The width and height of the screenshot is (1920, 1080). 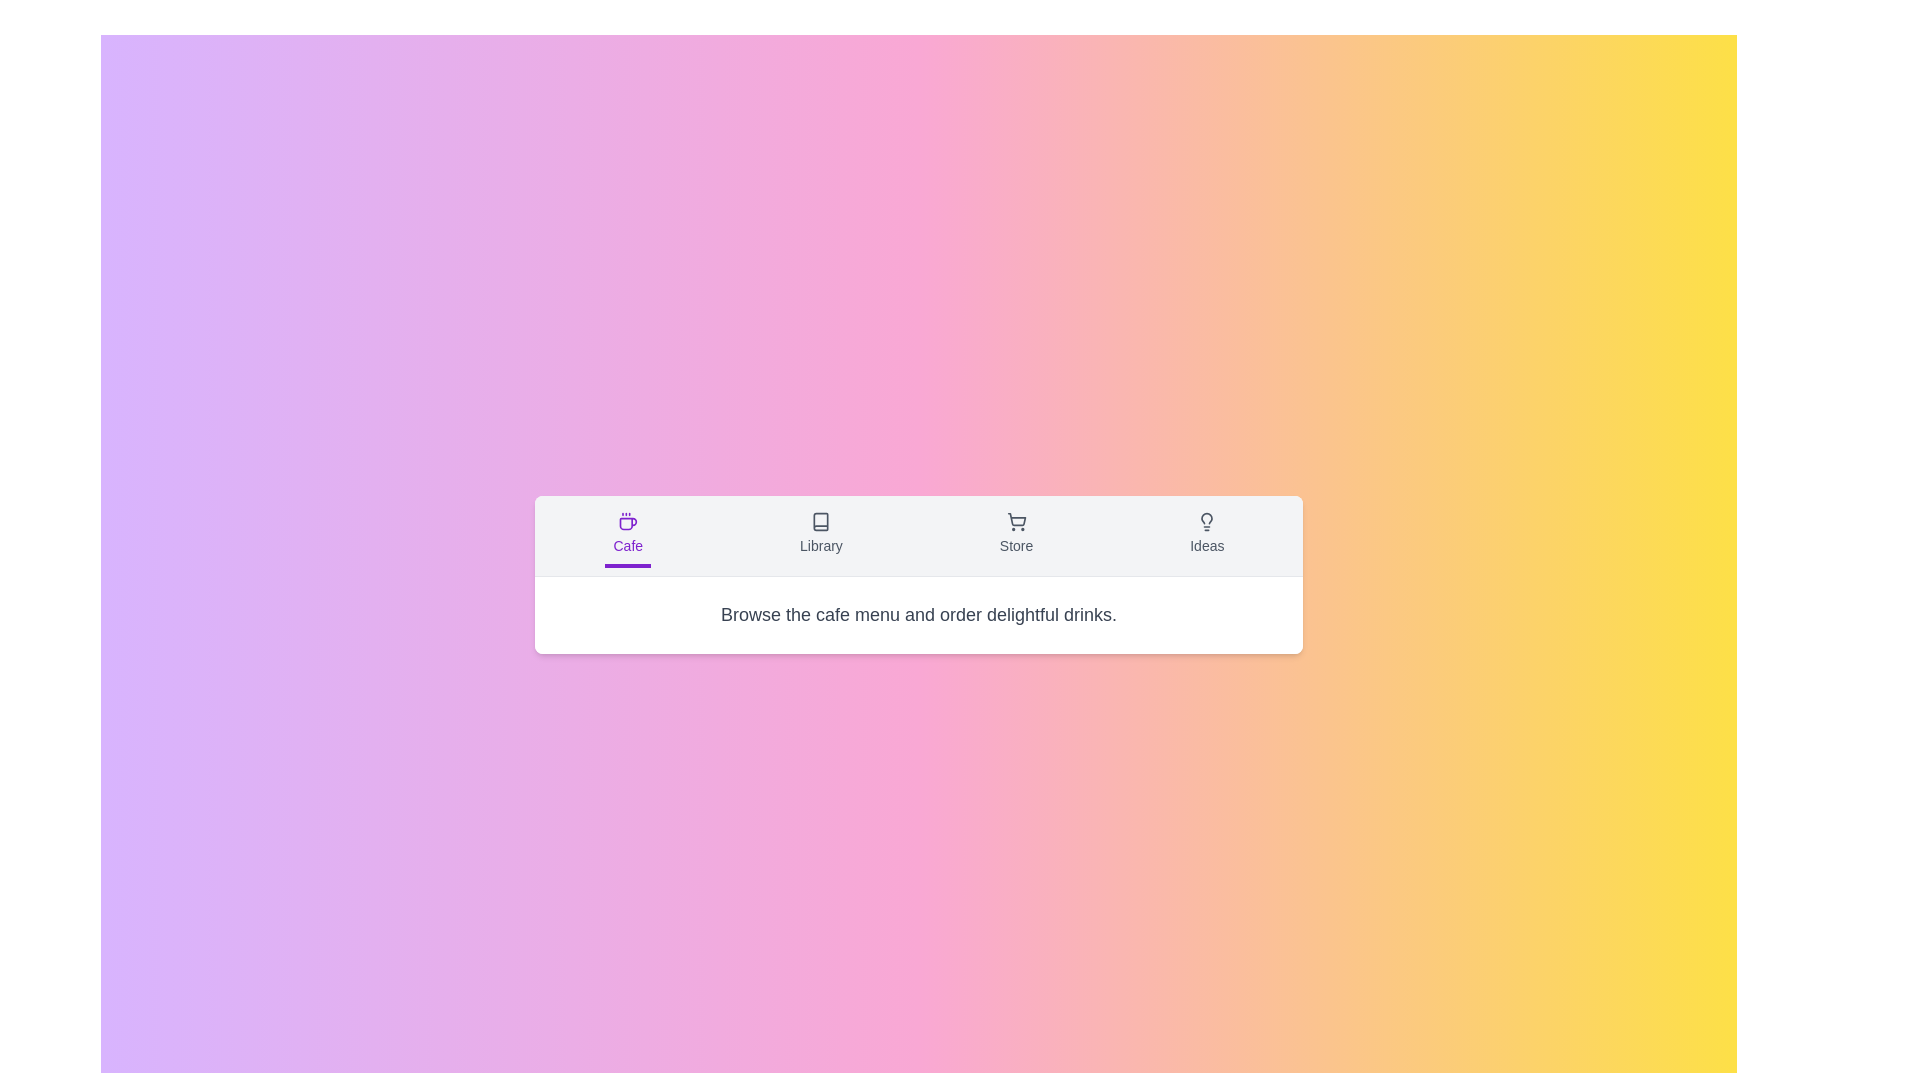 What do you see at coordinates (1016, 534) in the screenshot?
I see `the navigation button for the 'Store' using keyboard navigation` at bounding box center [1016, 534].